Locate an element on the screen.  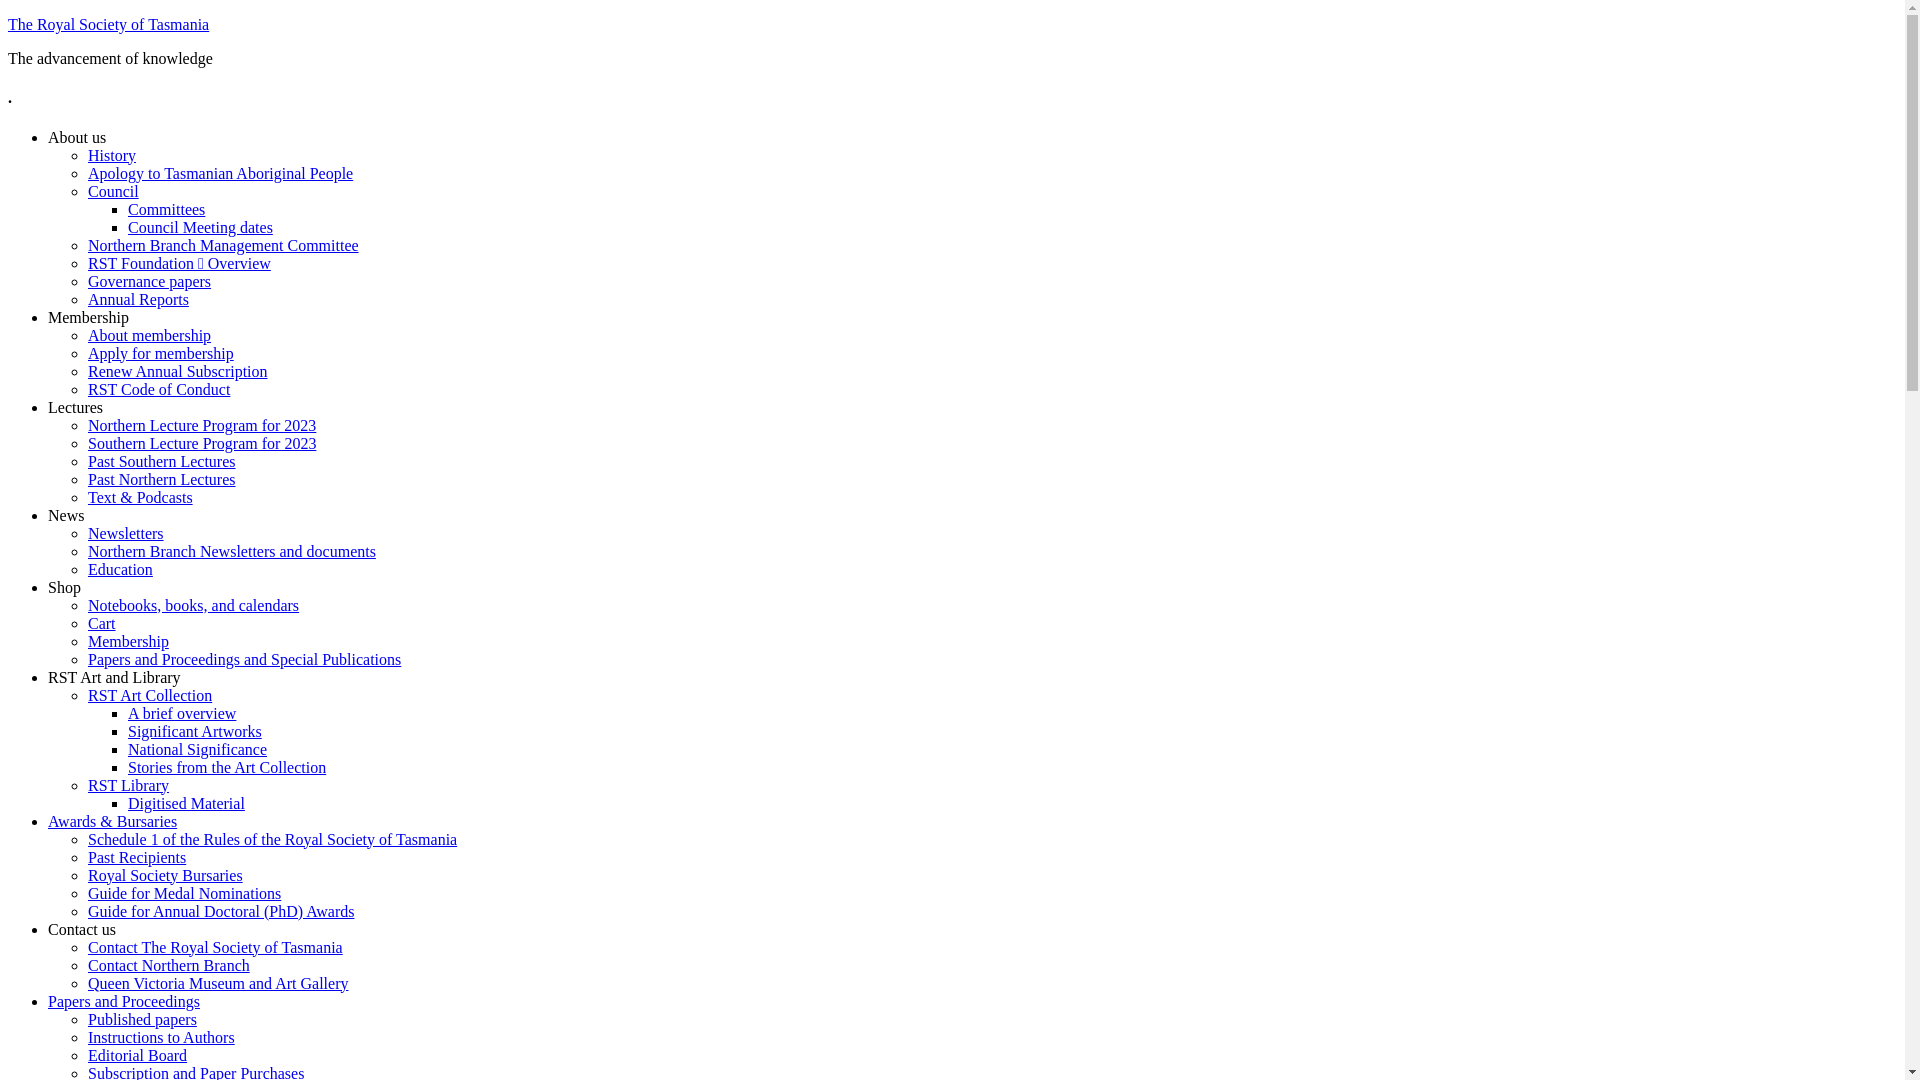
'RST Art and Library' is located at coordinates (113, 676).